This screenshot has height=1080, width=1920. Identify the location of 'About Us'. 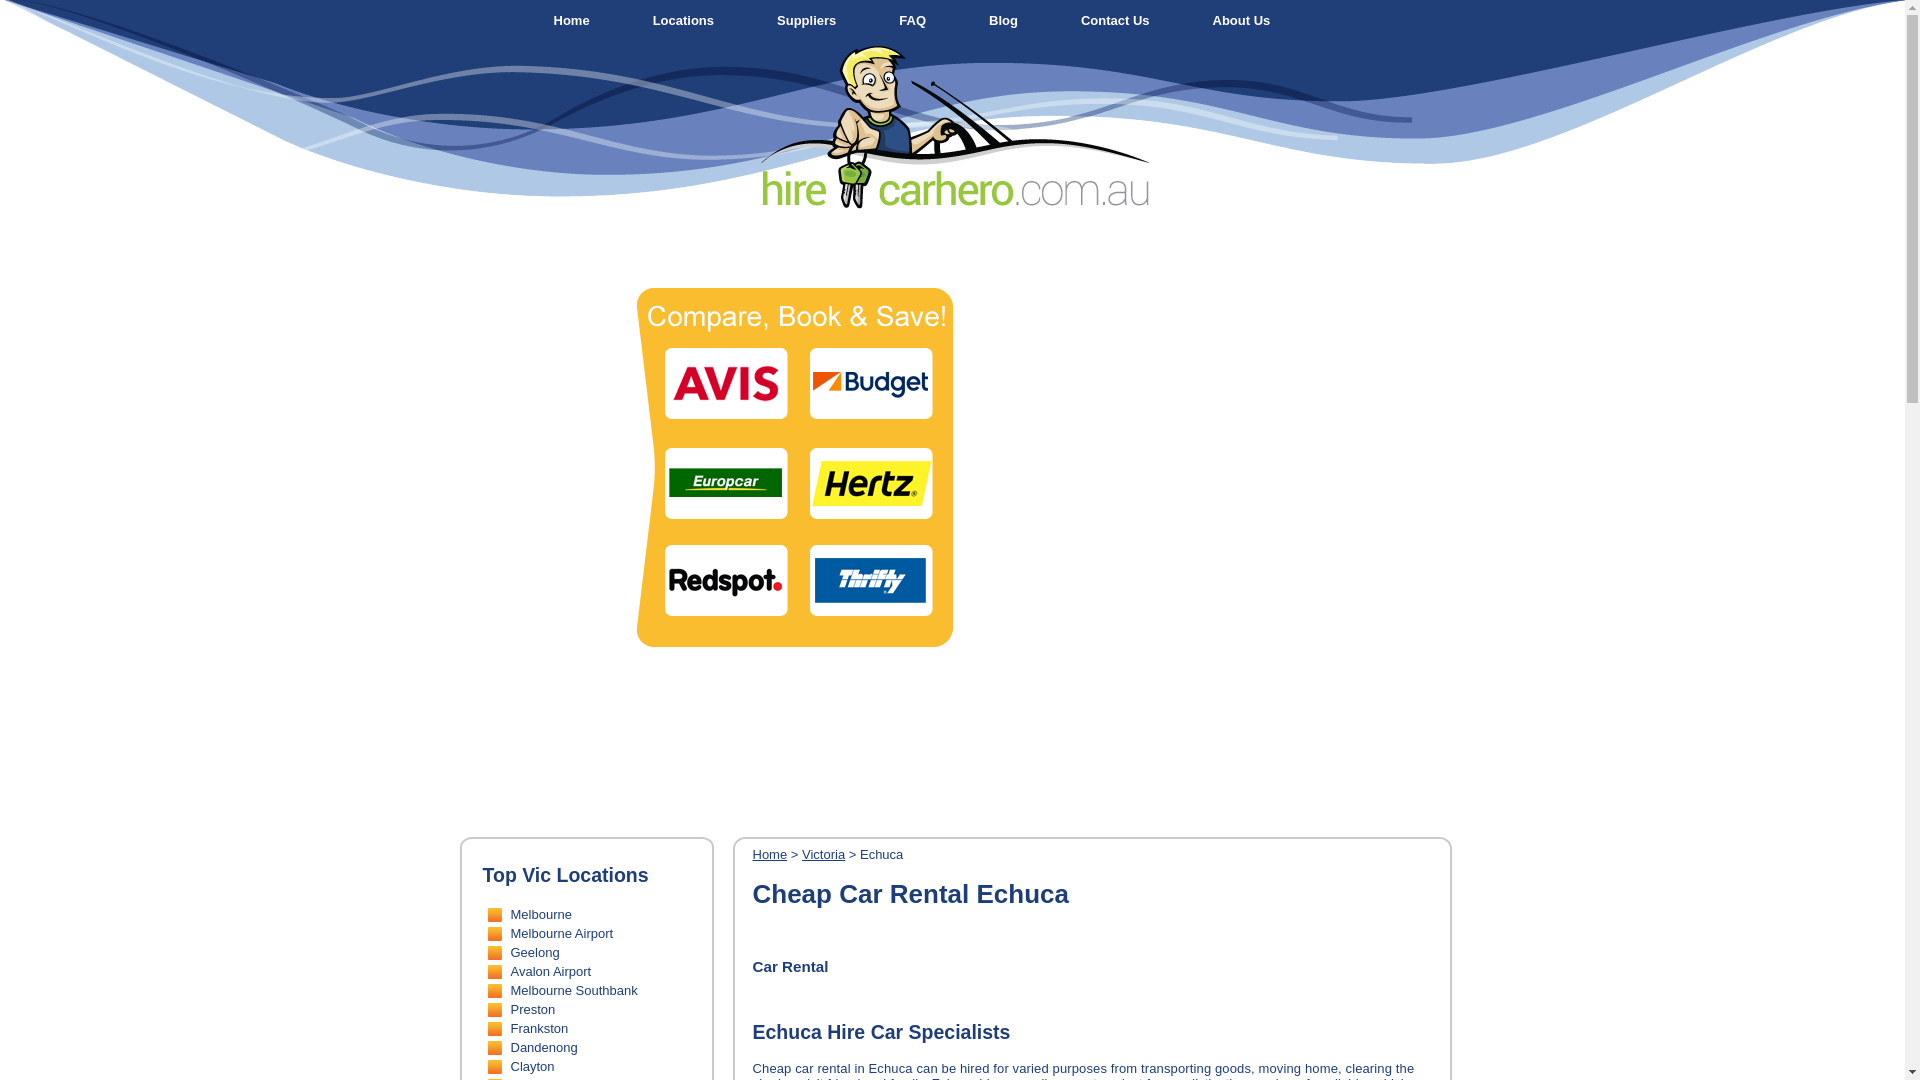
(1241, 20).